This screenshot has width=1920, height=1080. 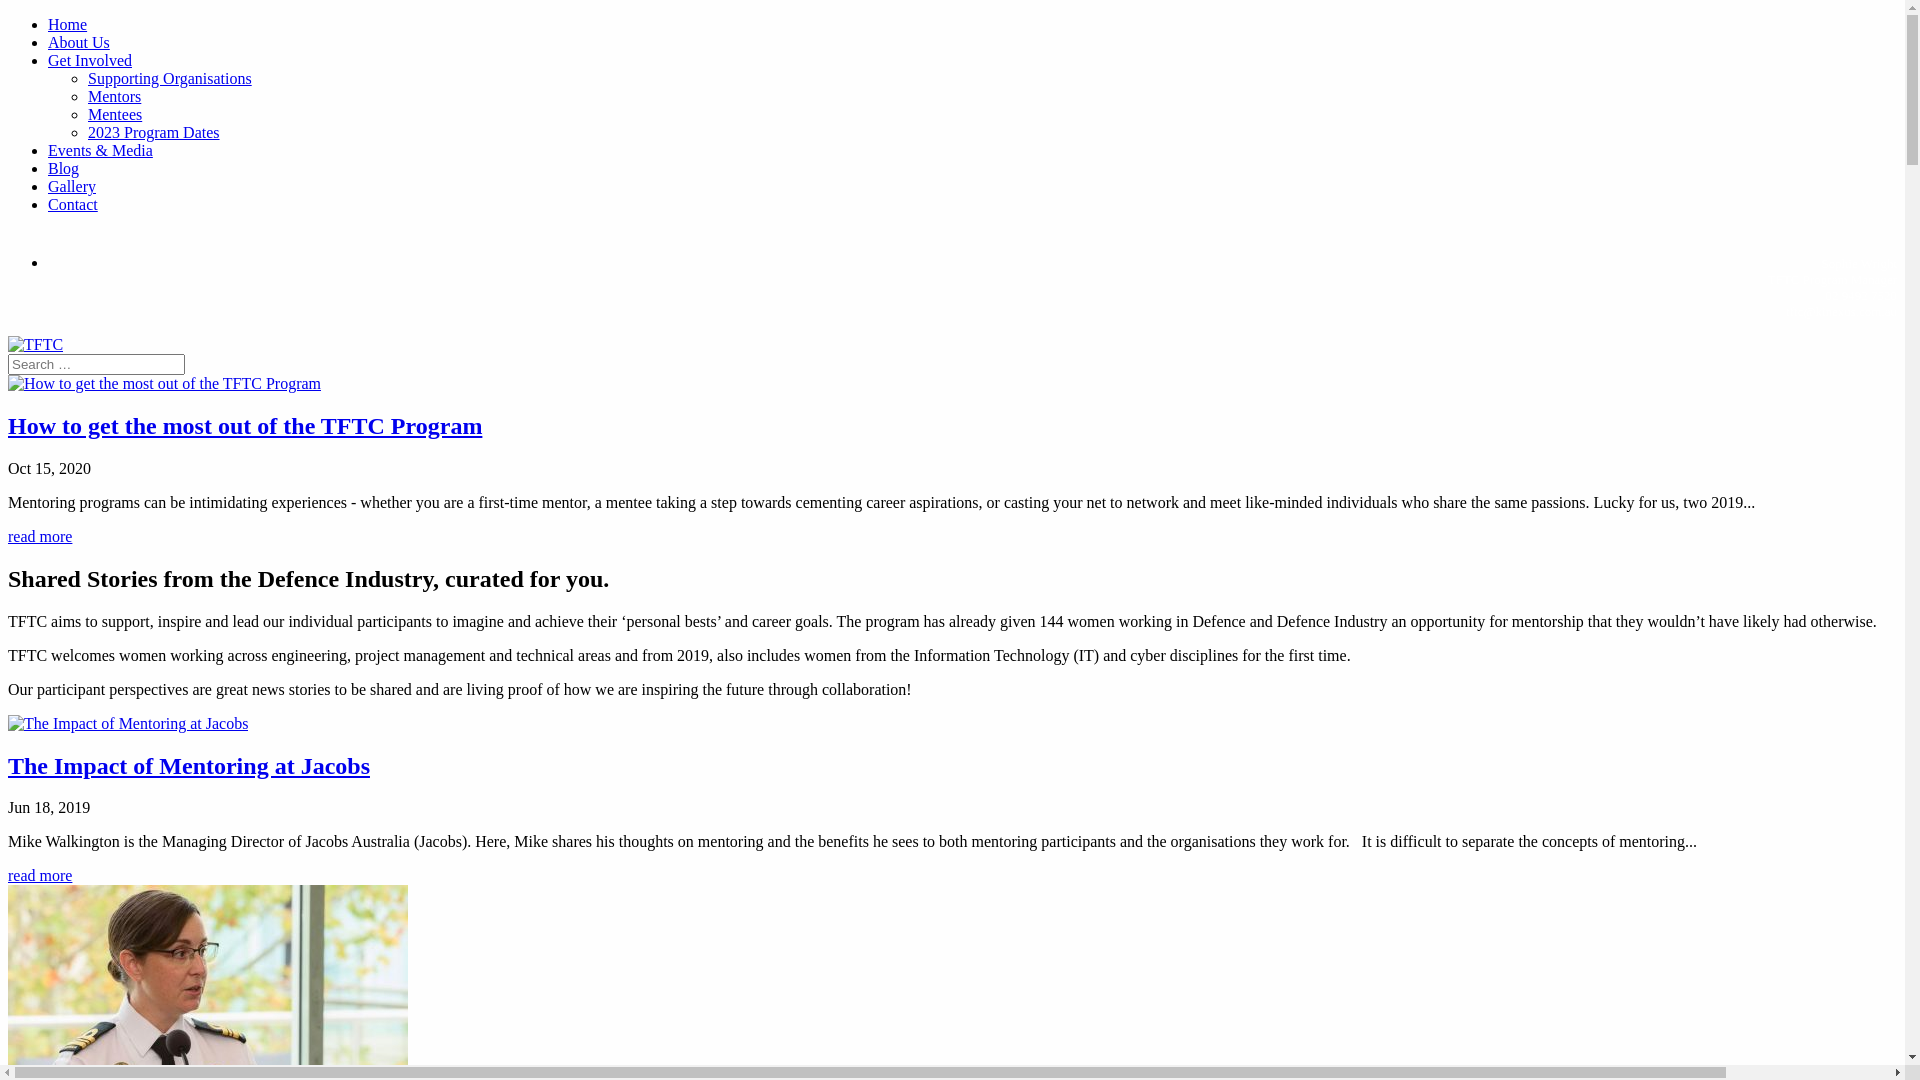 What do you see at coordinates (63, 167) in the screenshot?
I see `'Blog'` at bounding box center [63, 167].